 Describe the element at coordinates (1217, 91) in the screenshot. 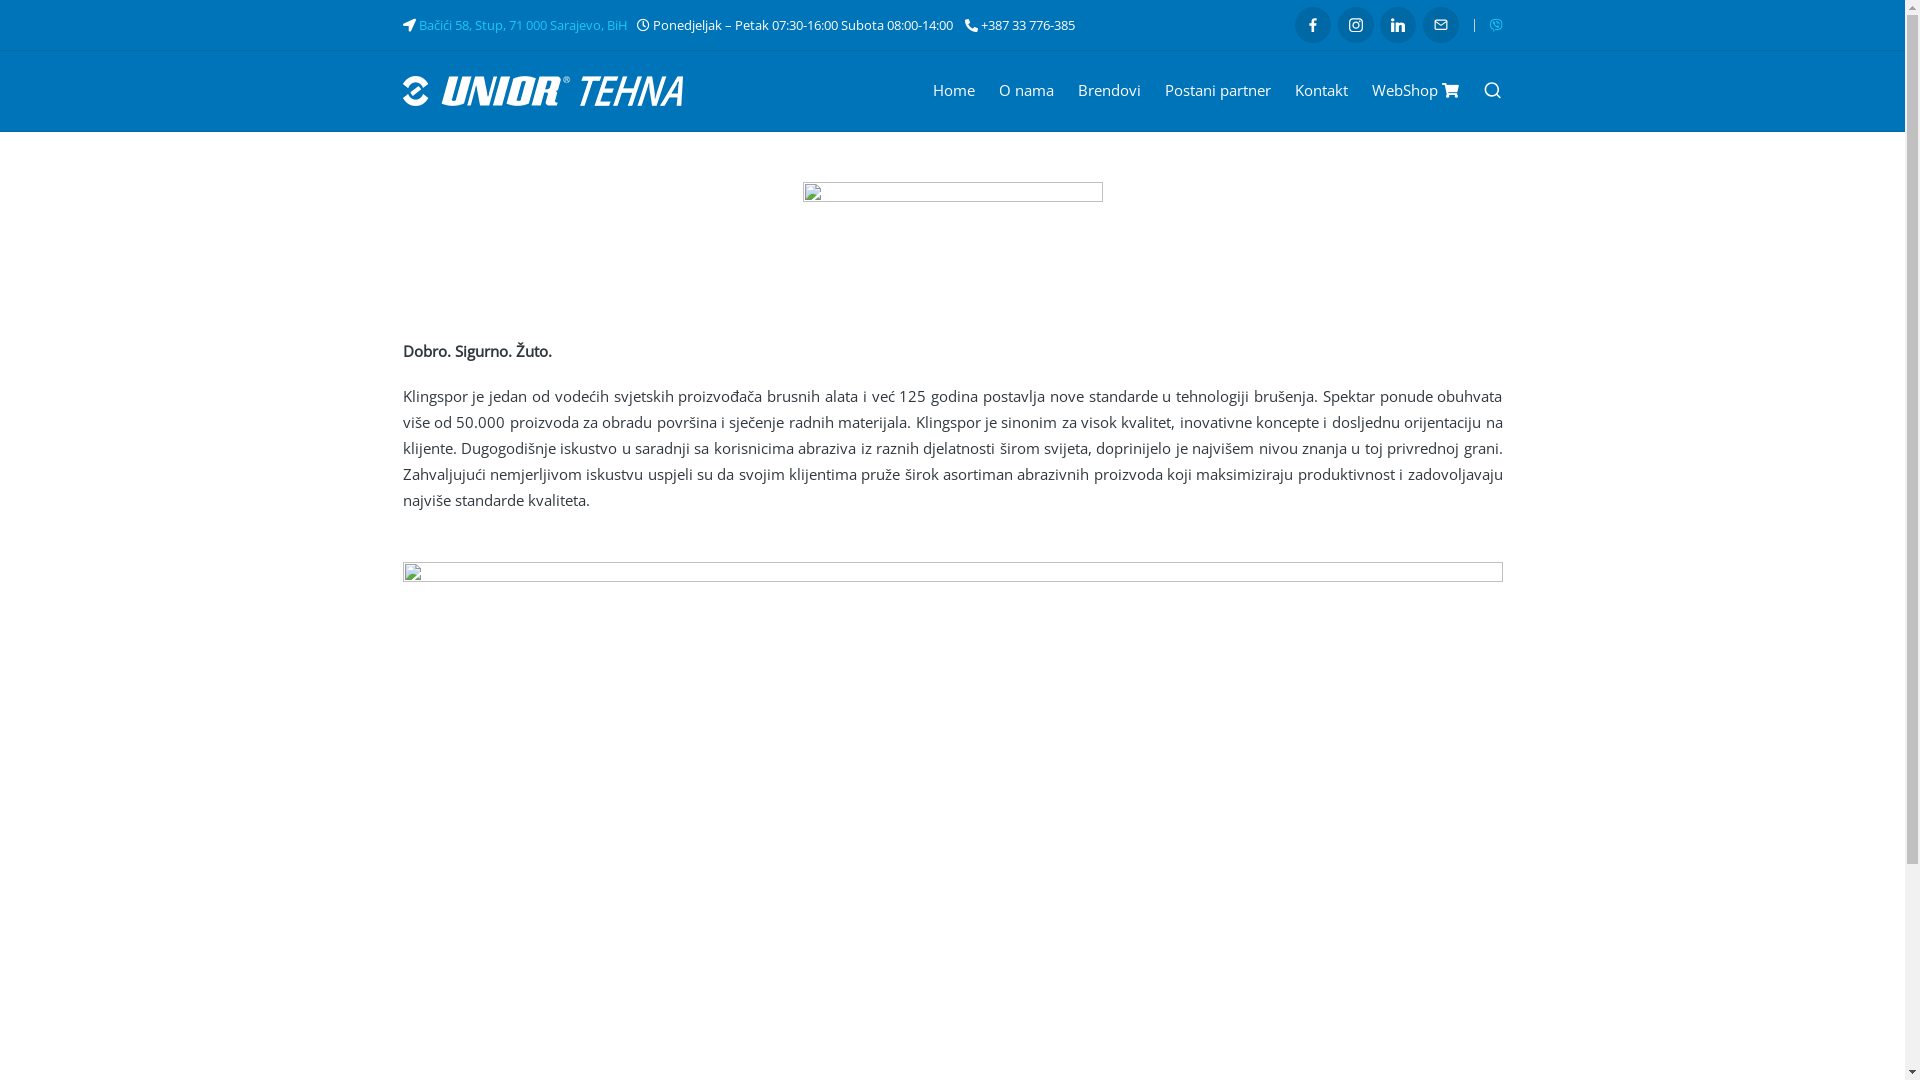

I see `'Postani partner'` at that location.